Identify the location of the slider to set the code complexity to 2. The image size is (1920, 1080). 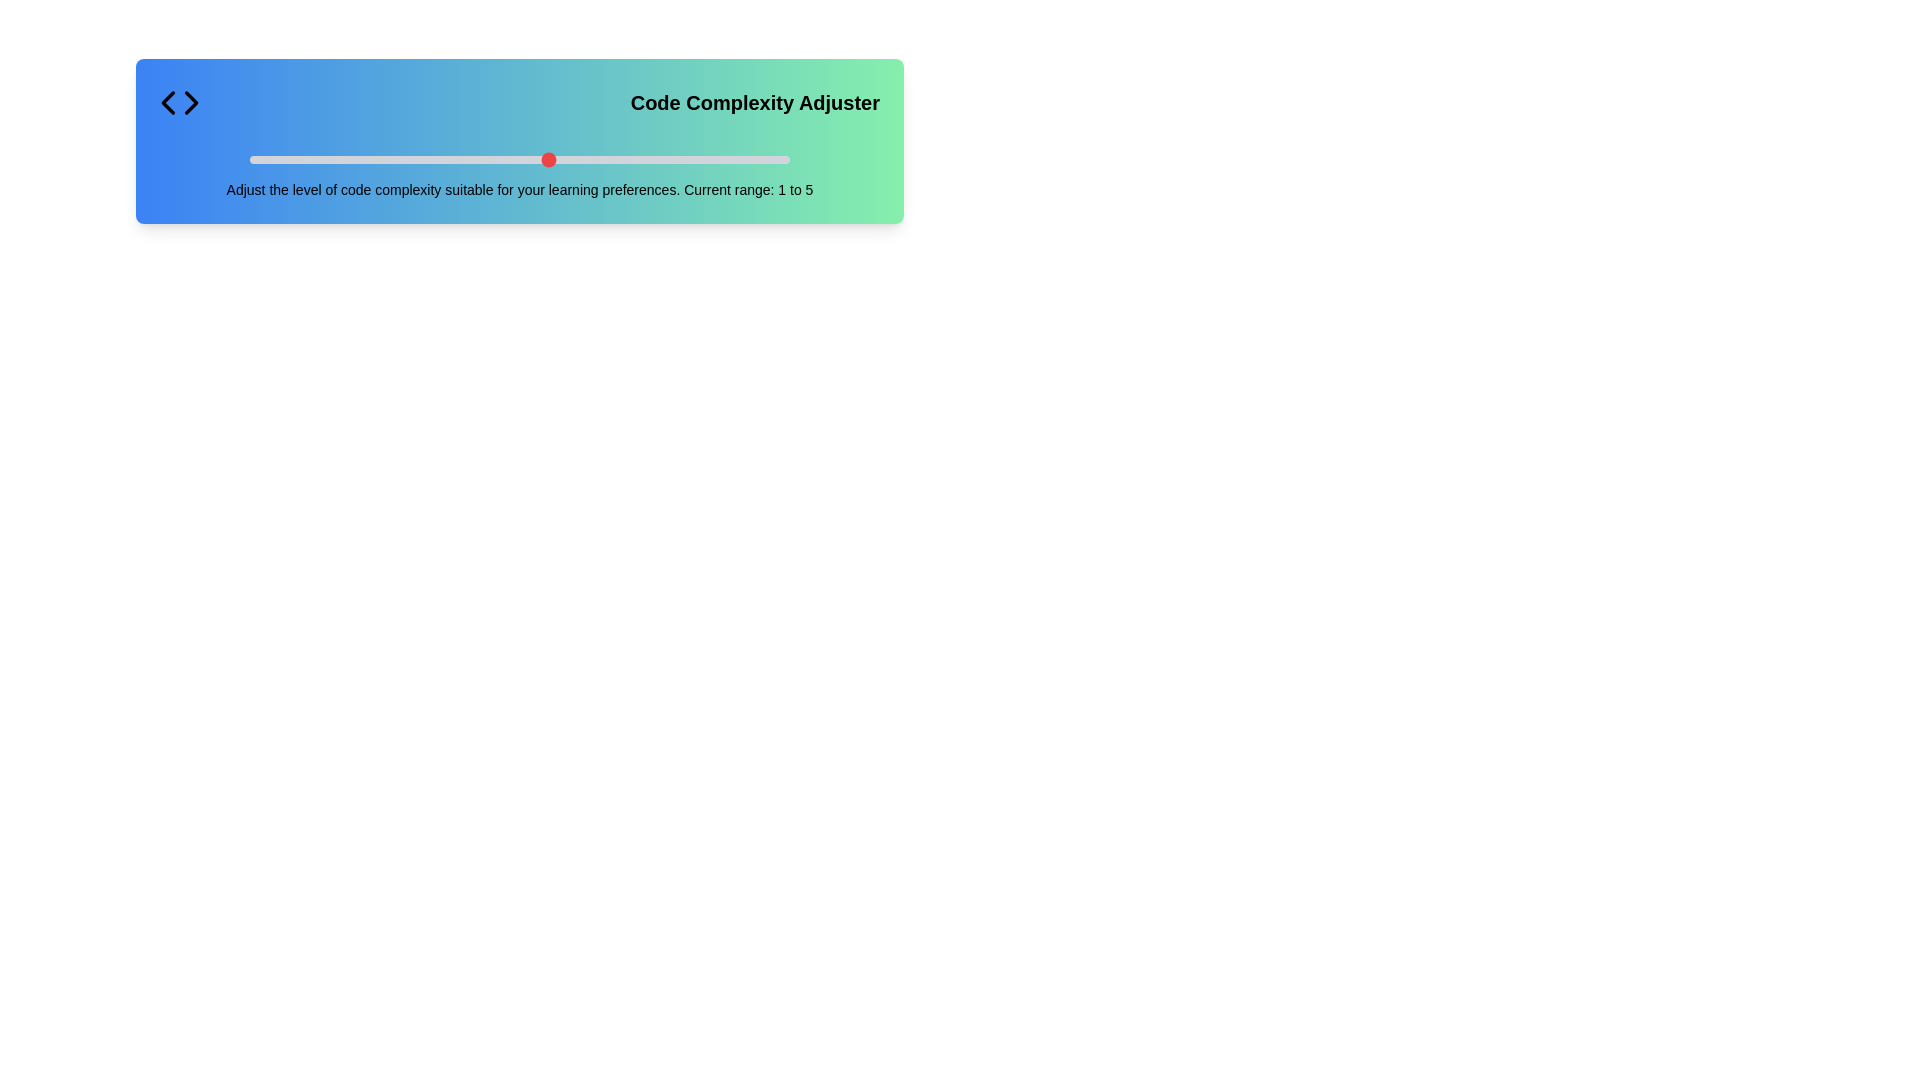
(309, 158).